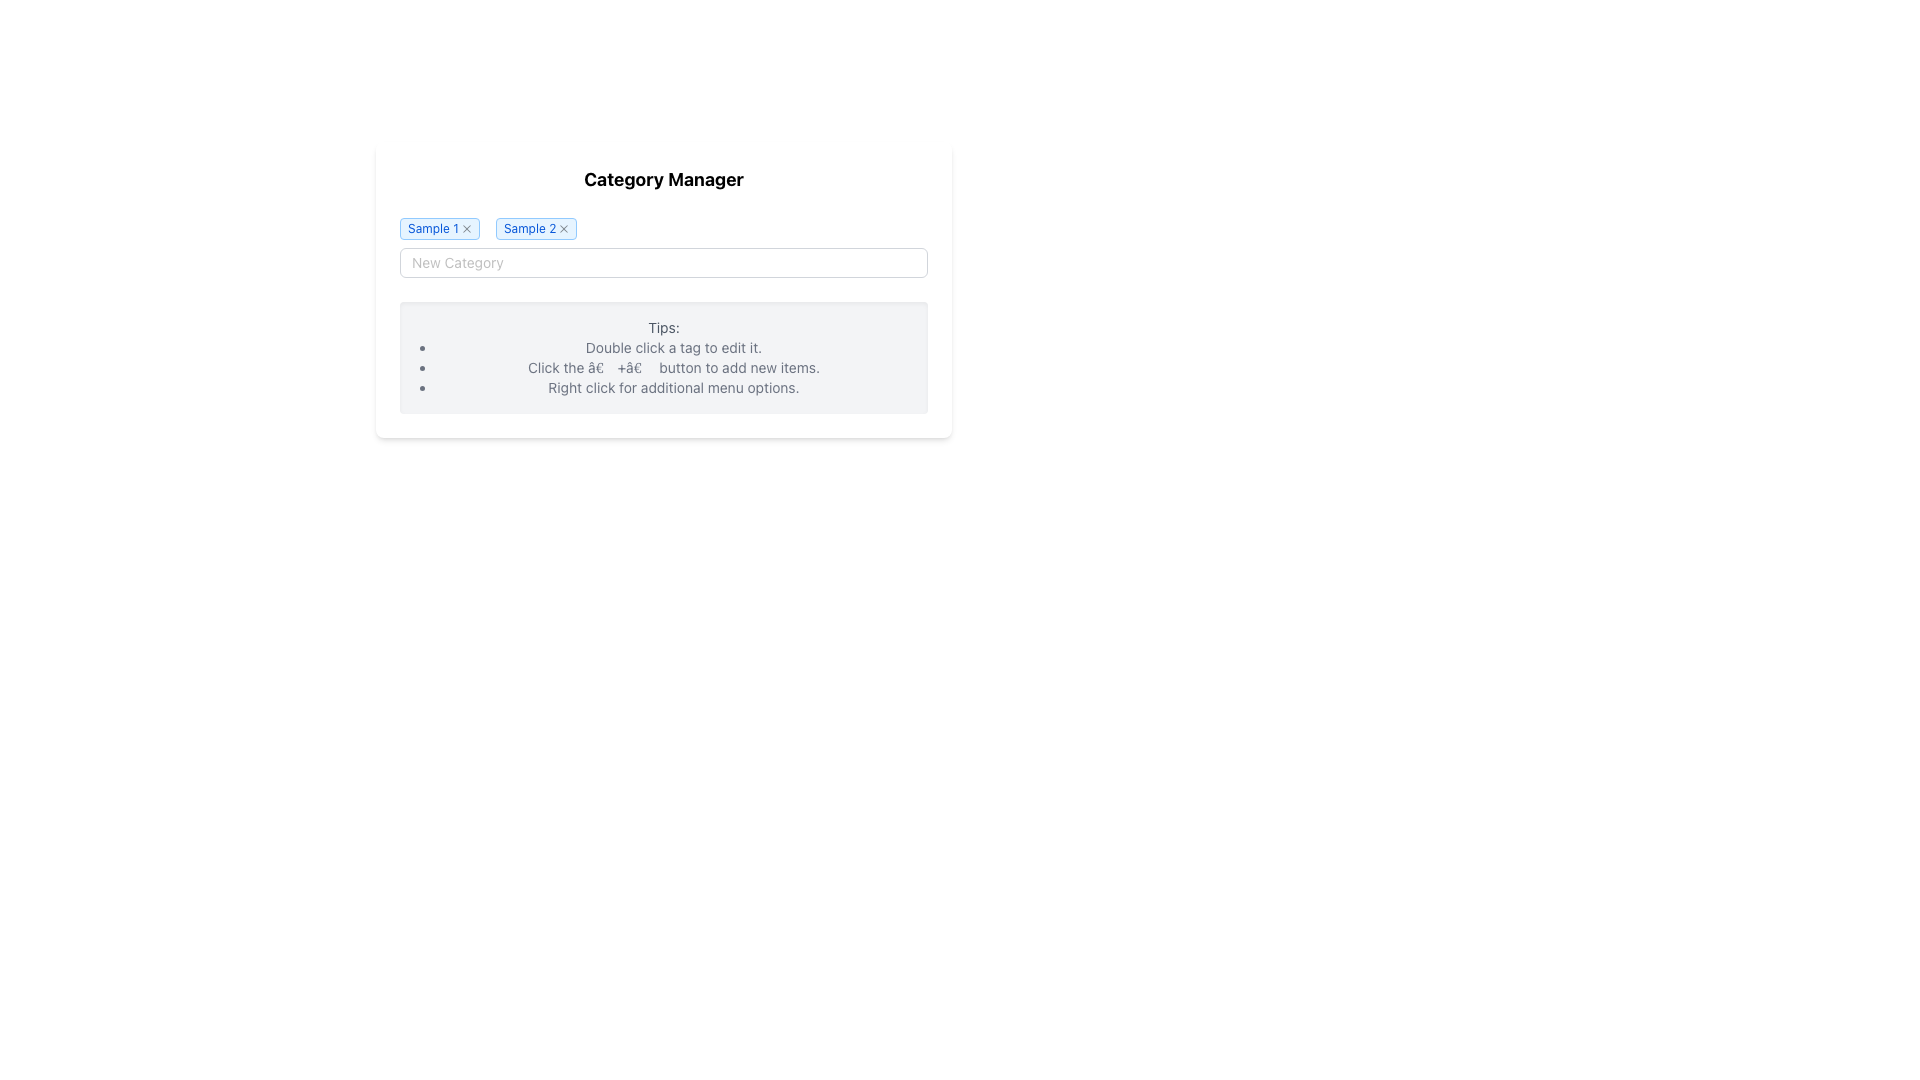 The height and width of the screenshot is (1080, 1920). What do you see at coordinates (673, 388) in the screenshot?
I see `the static text label that provides hints about additional menu options, located beneath the title 'Tips' and above lower elements` at bounding box center [673, 388].